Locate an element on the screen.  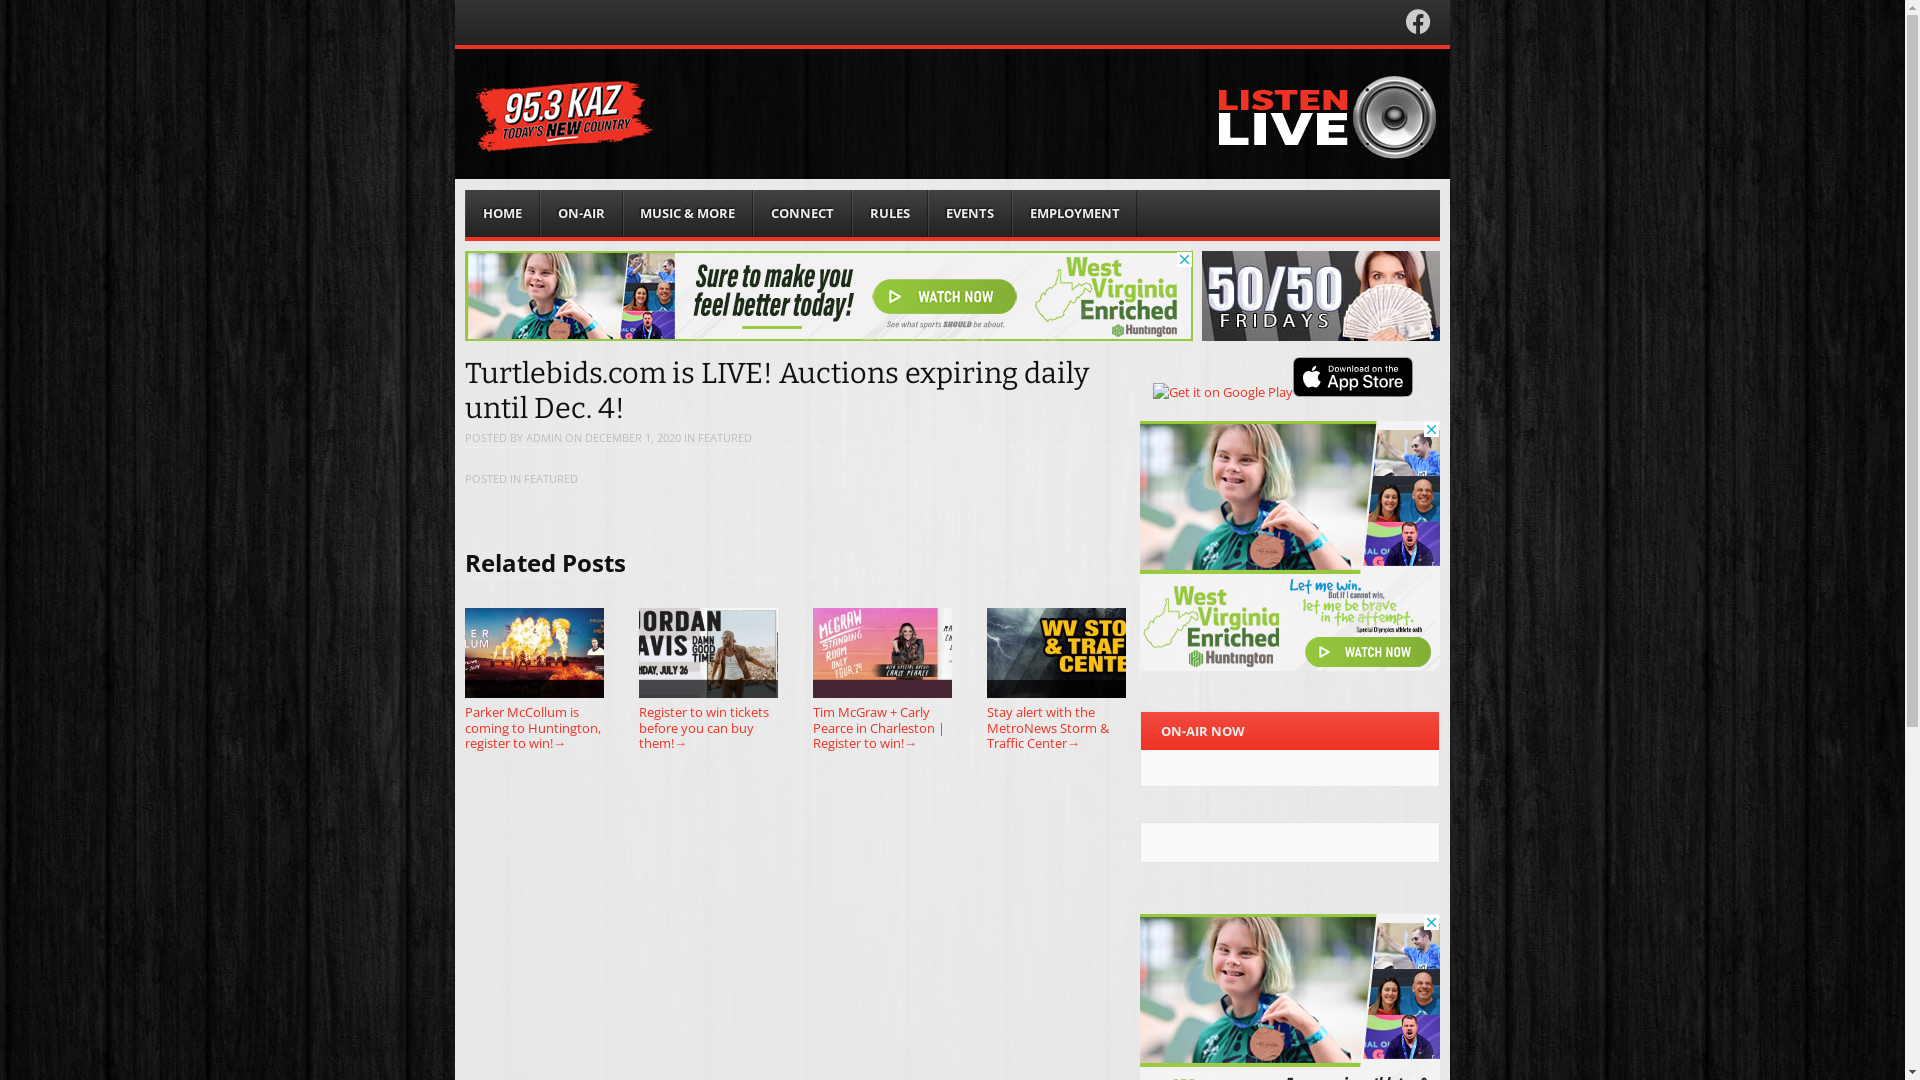
'EMPLOYMENT' is located at coordinates (1074, 213).